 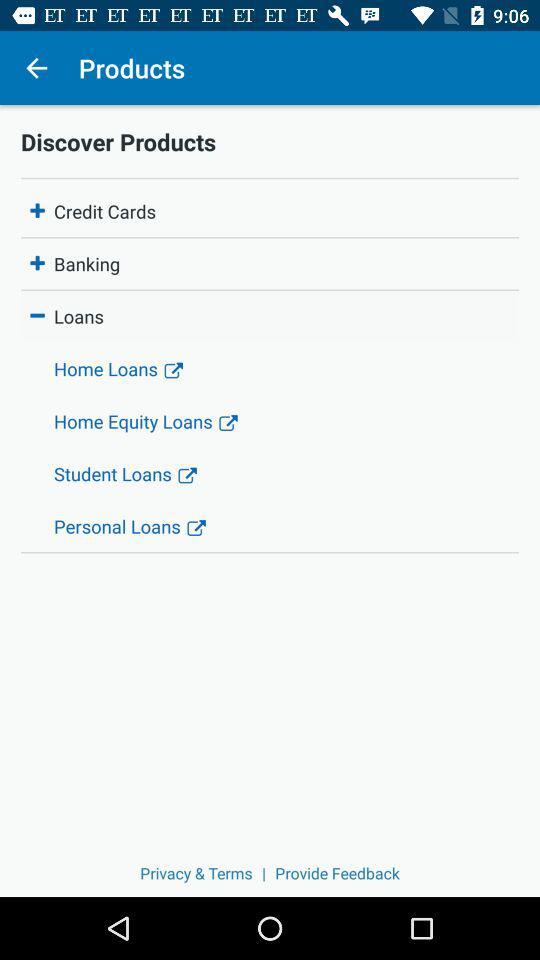 What do you see at coordinates (36, 68) in the screenshot?
I see `the icon above the discover products` at bounding box center [36, 68].